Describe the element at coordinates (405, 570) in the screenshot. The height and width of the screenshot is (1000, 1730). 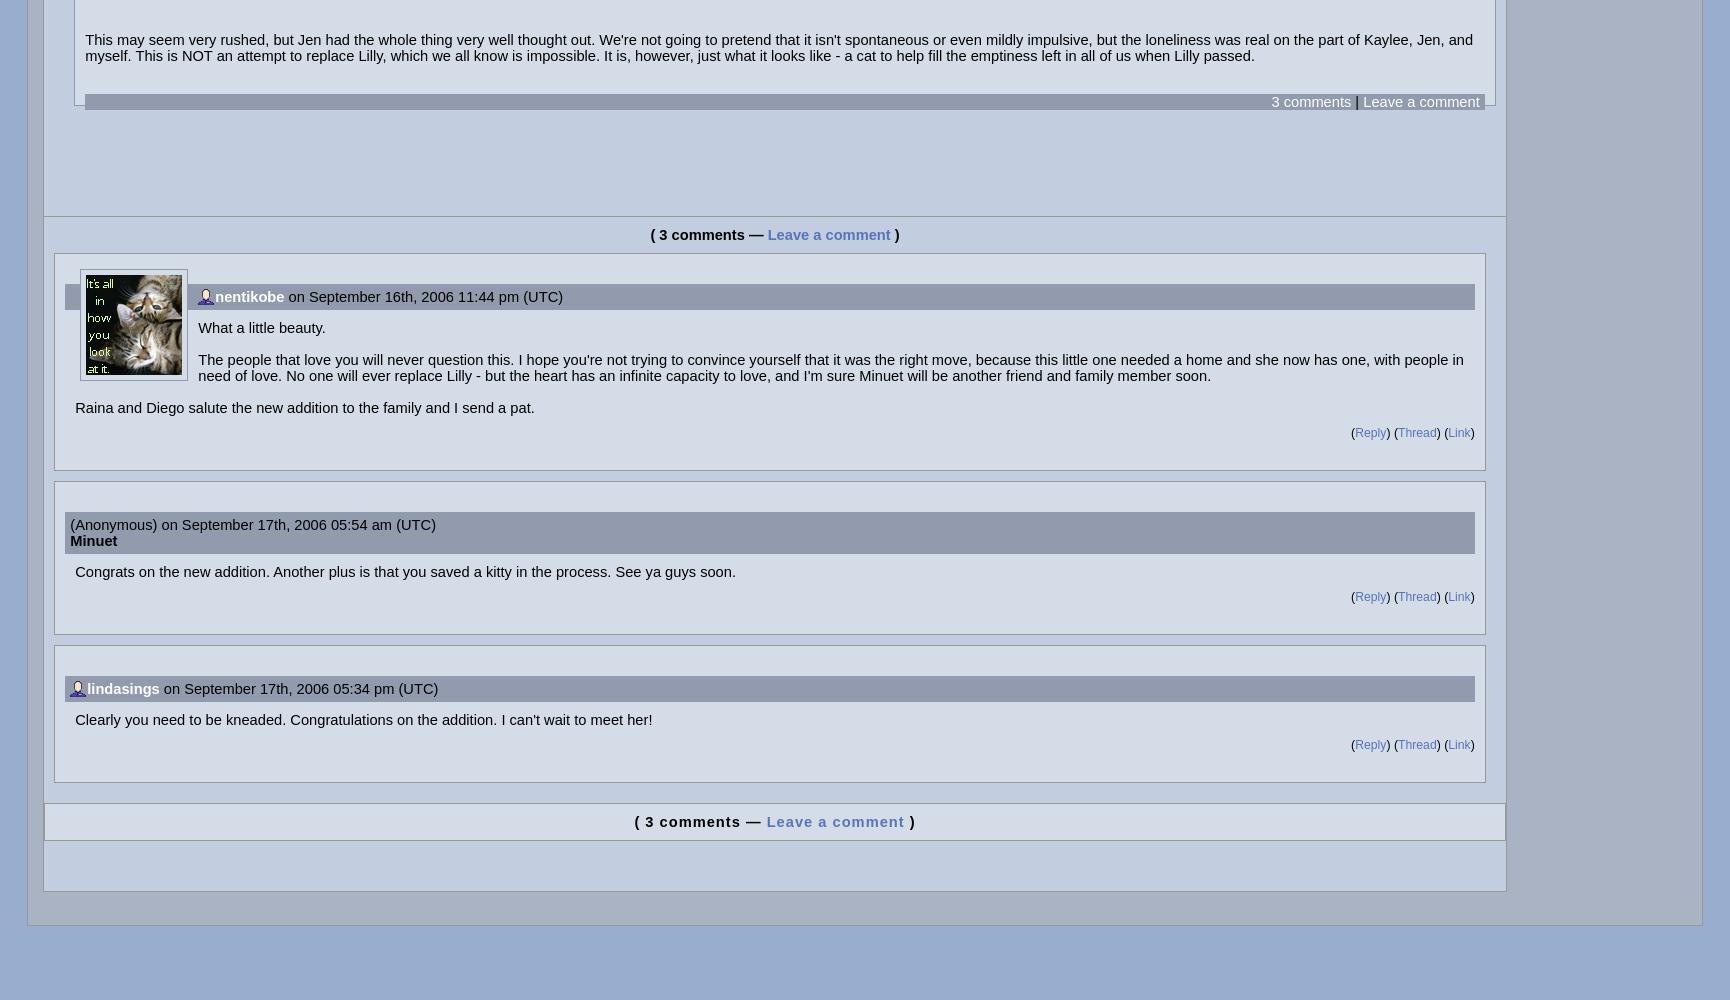
I see `'Congrats on the new addition. Another plus is that you saved a kitty in the process. See ya guys soon.'` at that location.